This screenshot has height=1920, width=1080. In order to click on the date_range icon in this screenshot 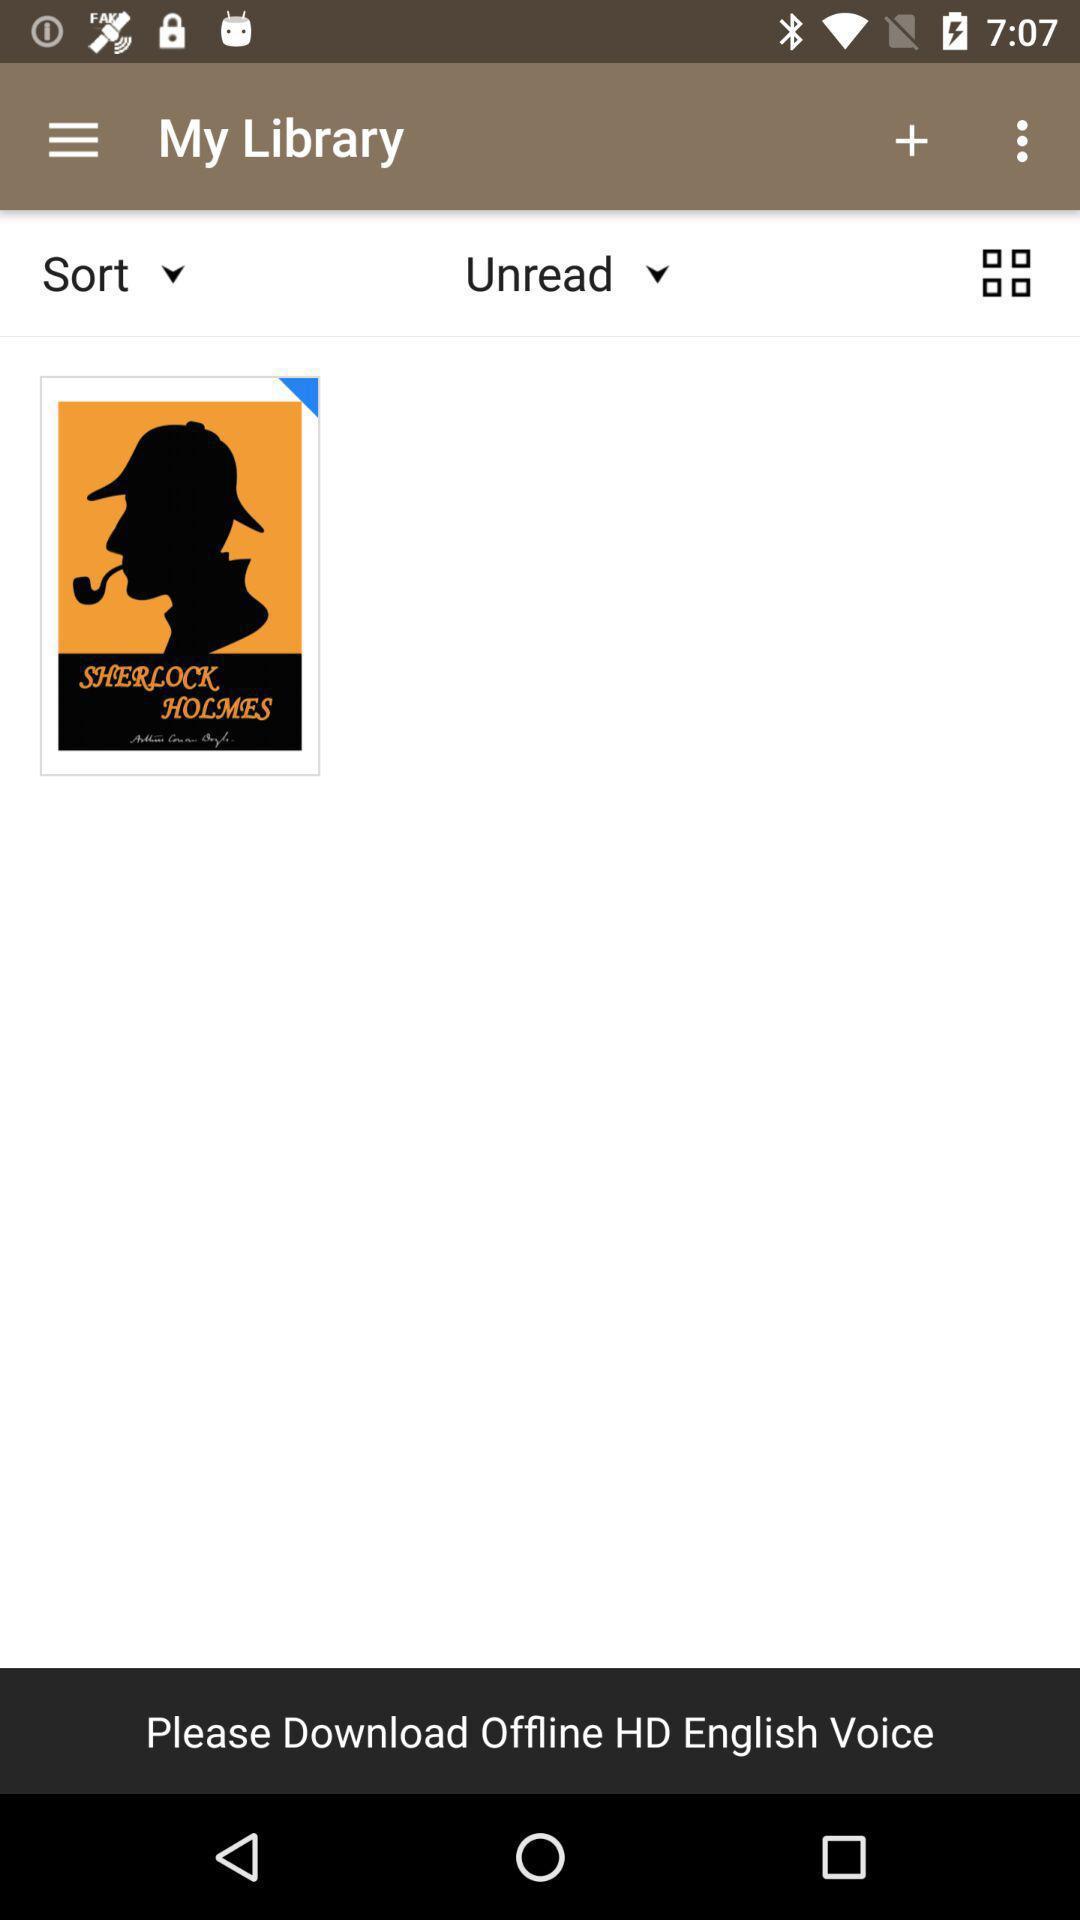, I will do `click(1006, 291)`.